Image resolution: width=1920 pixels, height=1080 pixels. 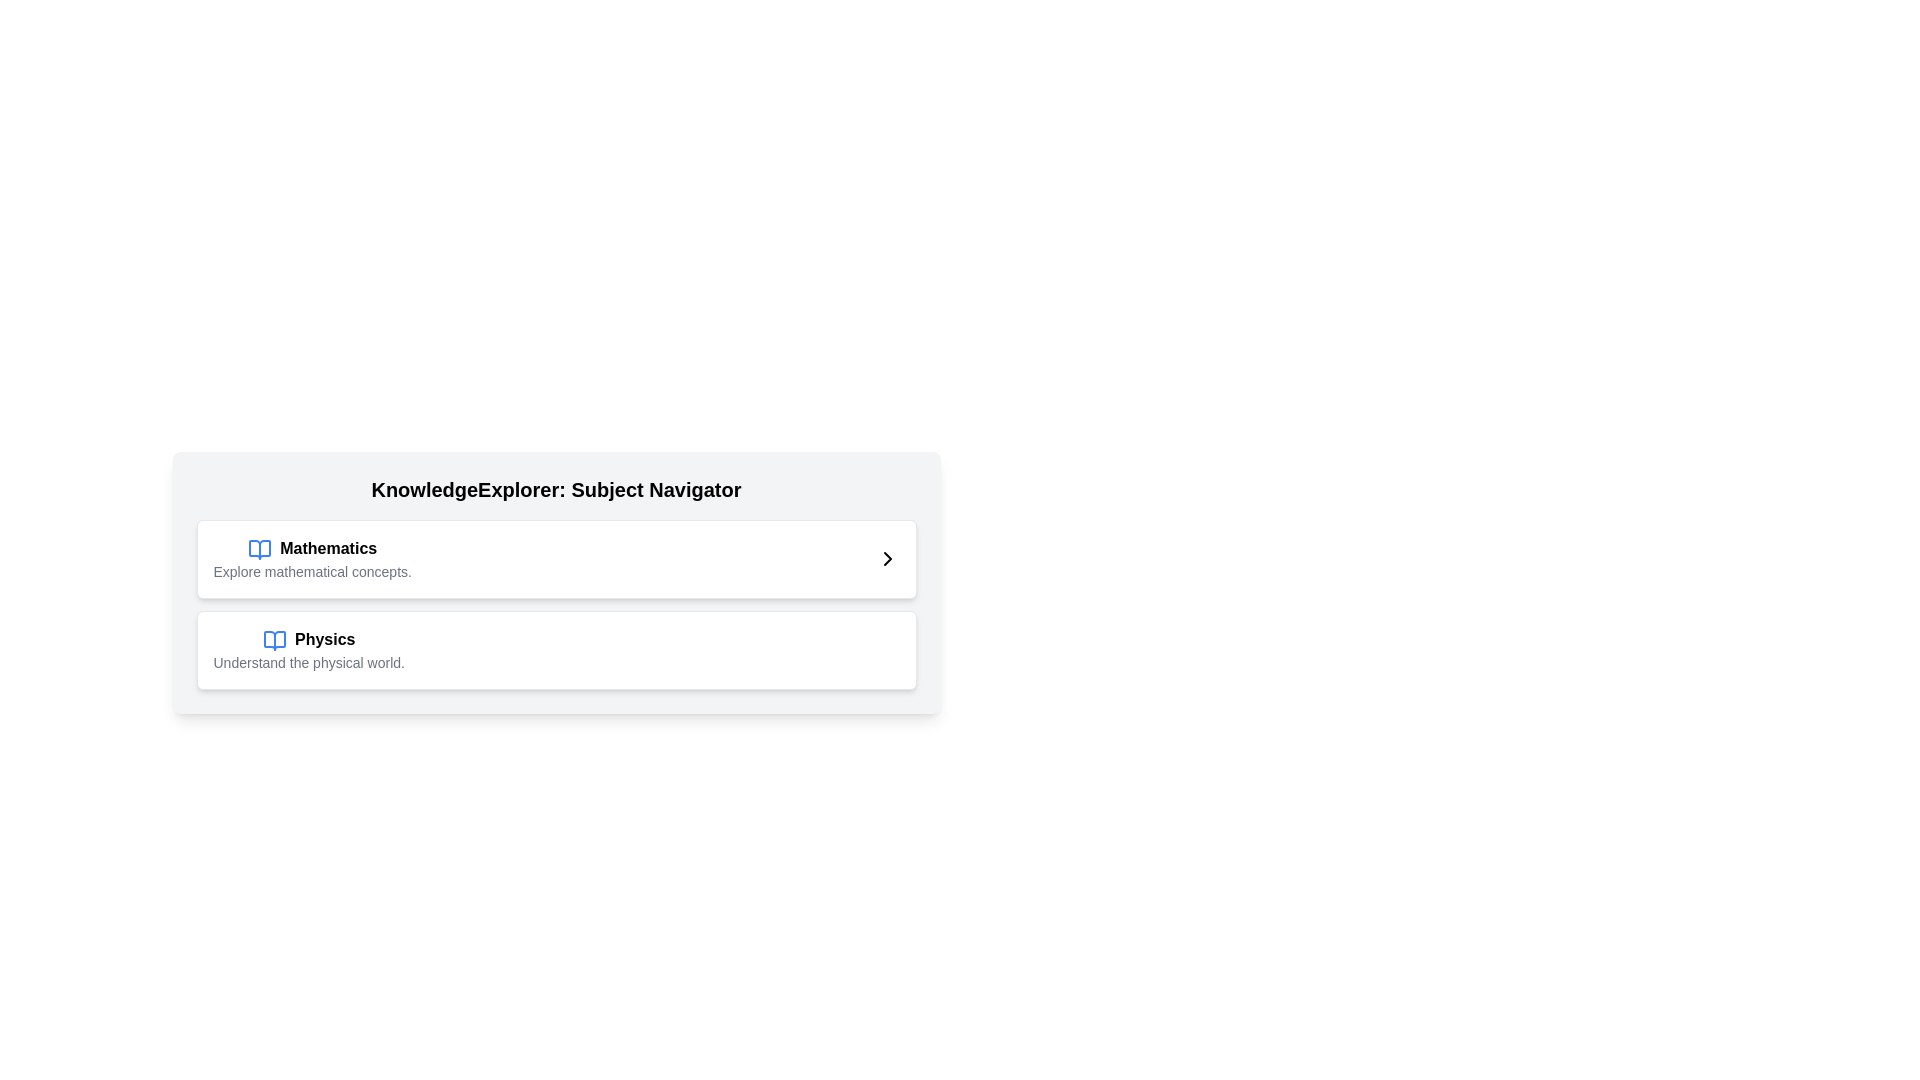 What do you see at coordinates (886, 559) in the screenshot?
I see `the right-pointing chevron icon located at the far right of the 'Mathematics' subject item` at bounding box center [886, 559].